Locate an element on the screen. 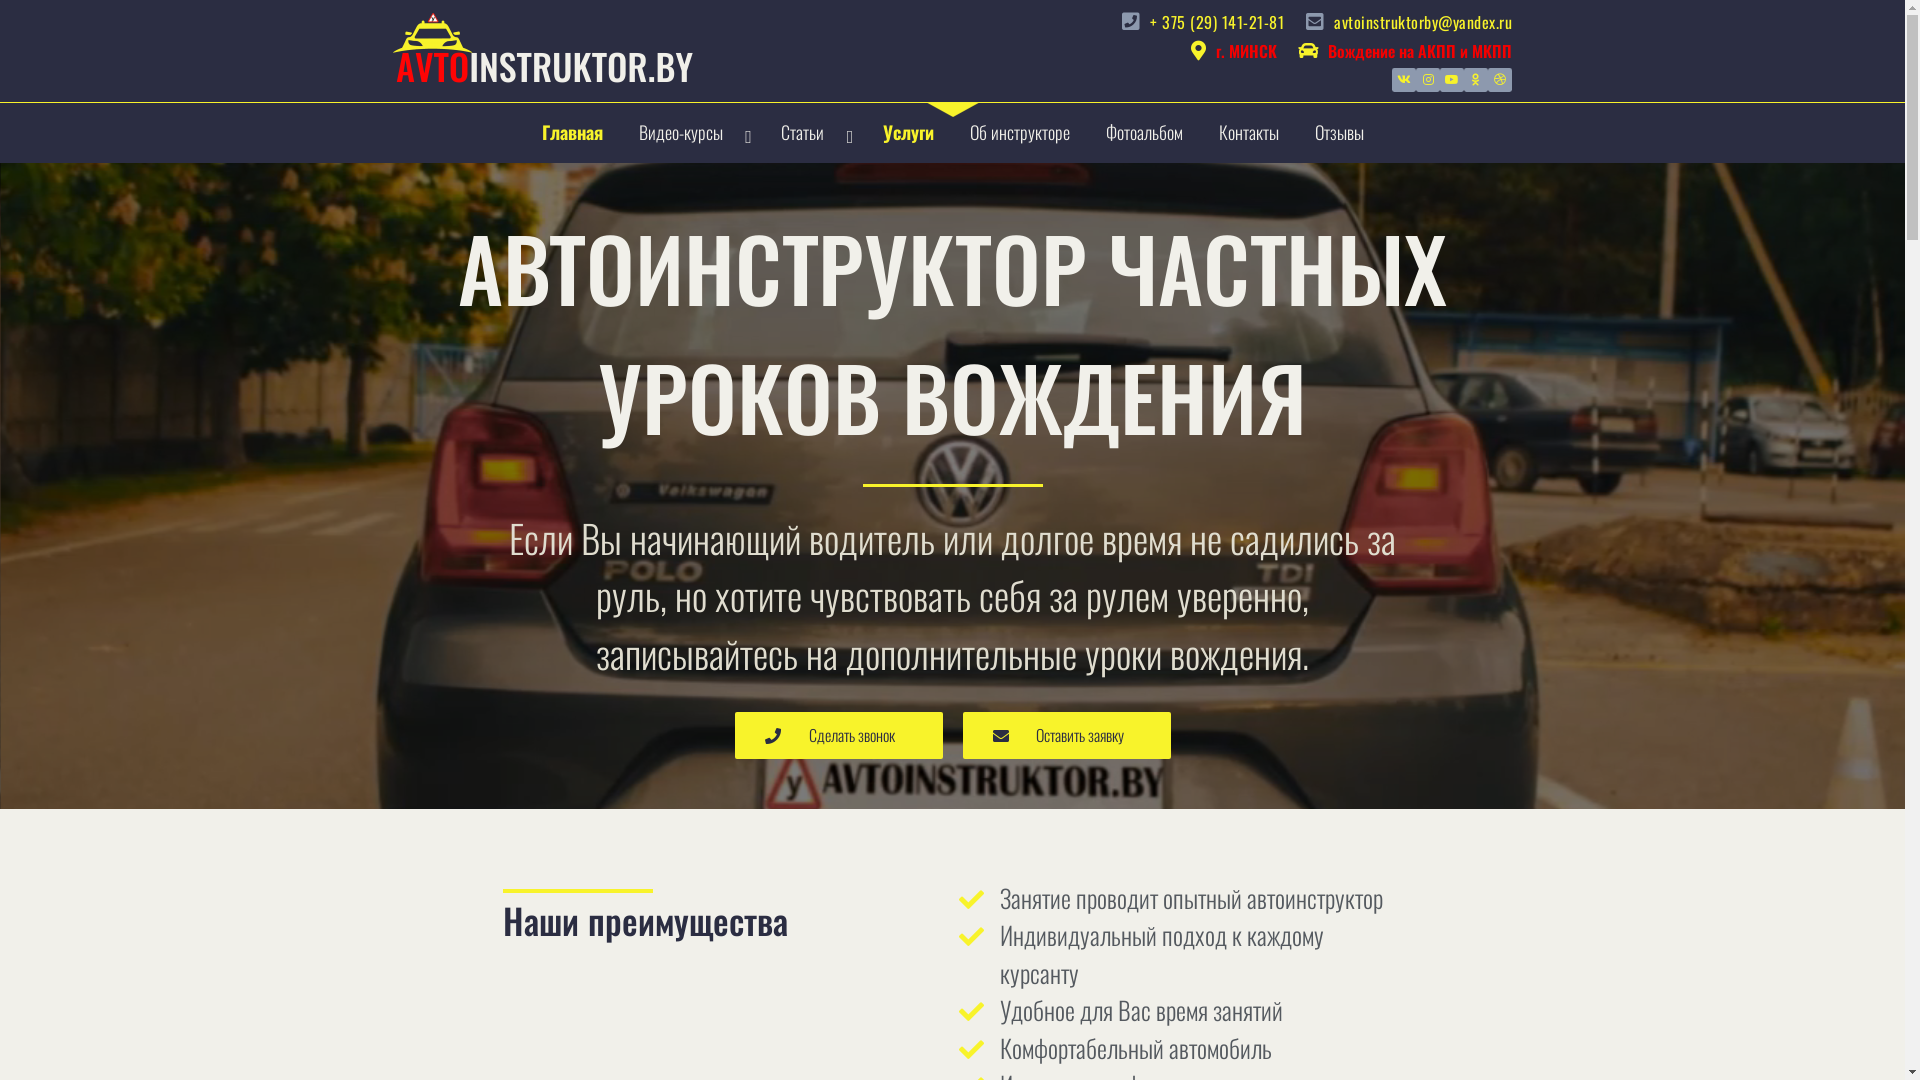 The height and width of the screenshot is (1080, 1920). '+ 375 (29) 141-21-81' is located at coordinates (1199, 22).